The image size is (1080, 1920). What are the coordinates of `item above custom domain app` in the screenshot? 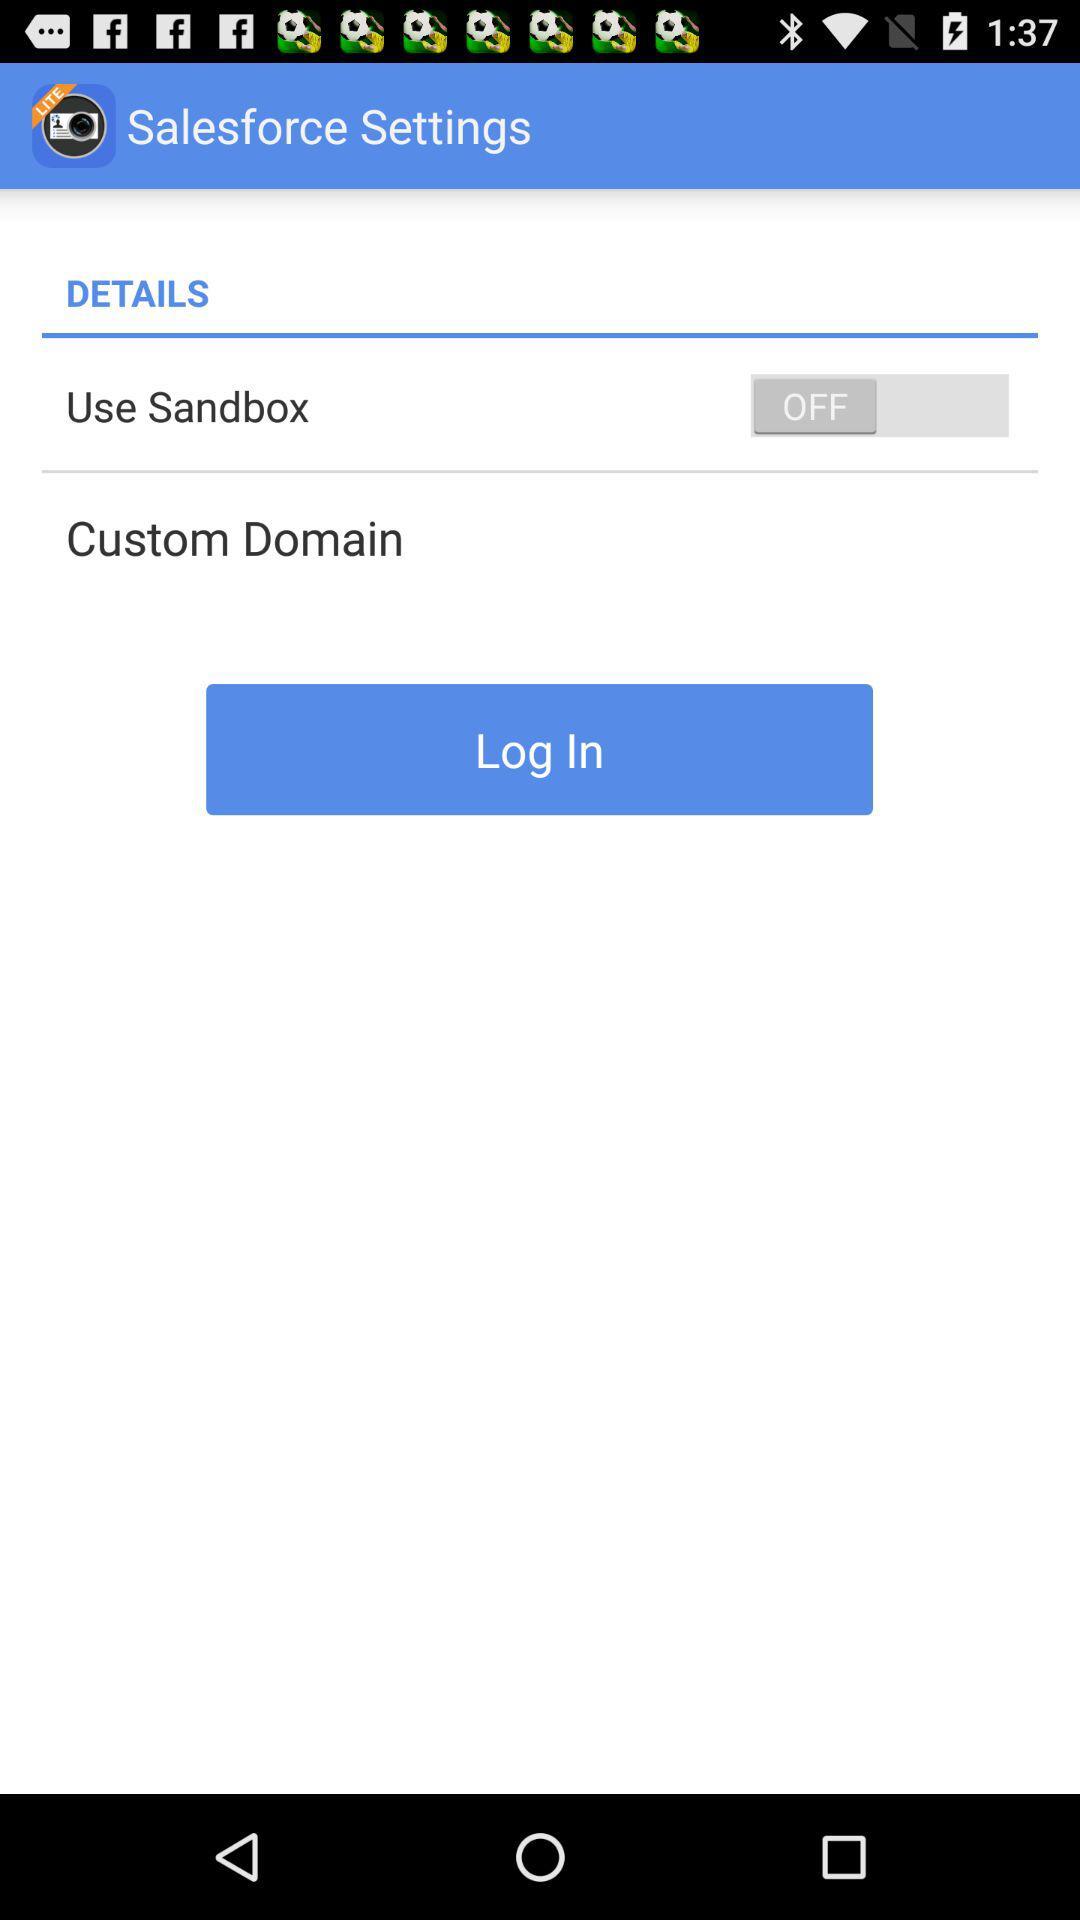 It's located at (551, 404).